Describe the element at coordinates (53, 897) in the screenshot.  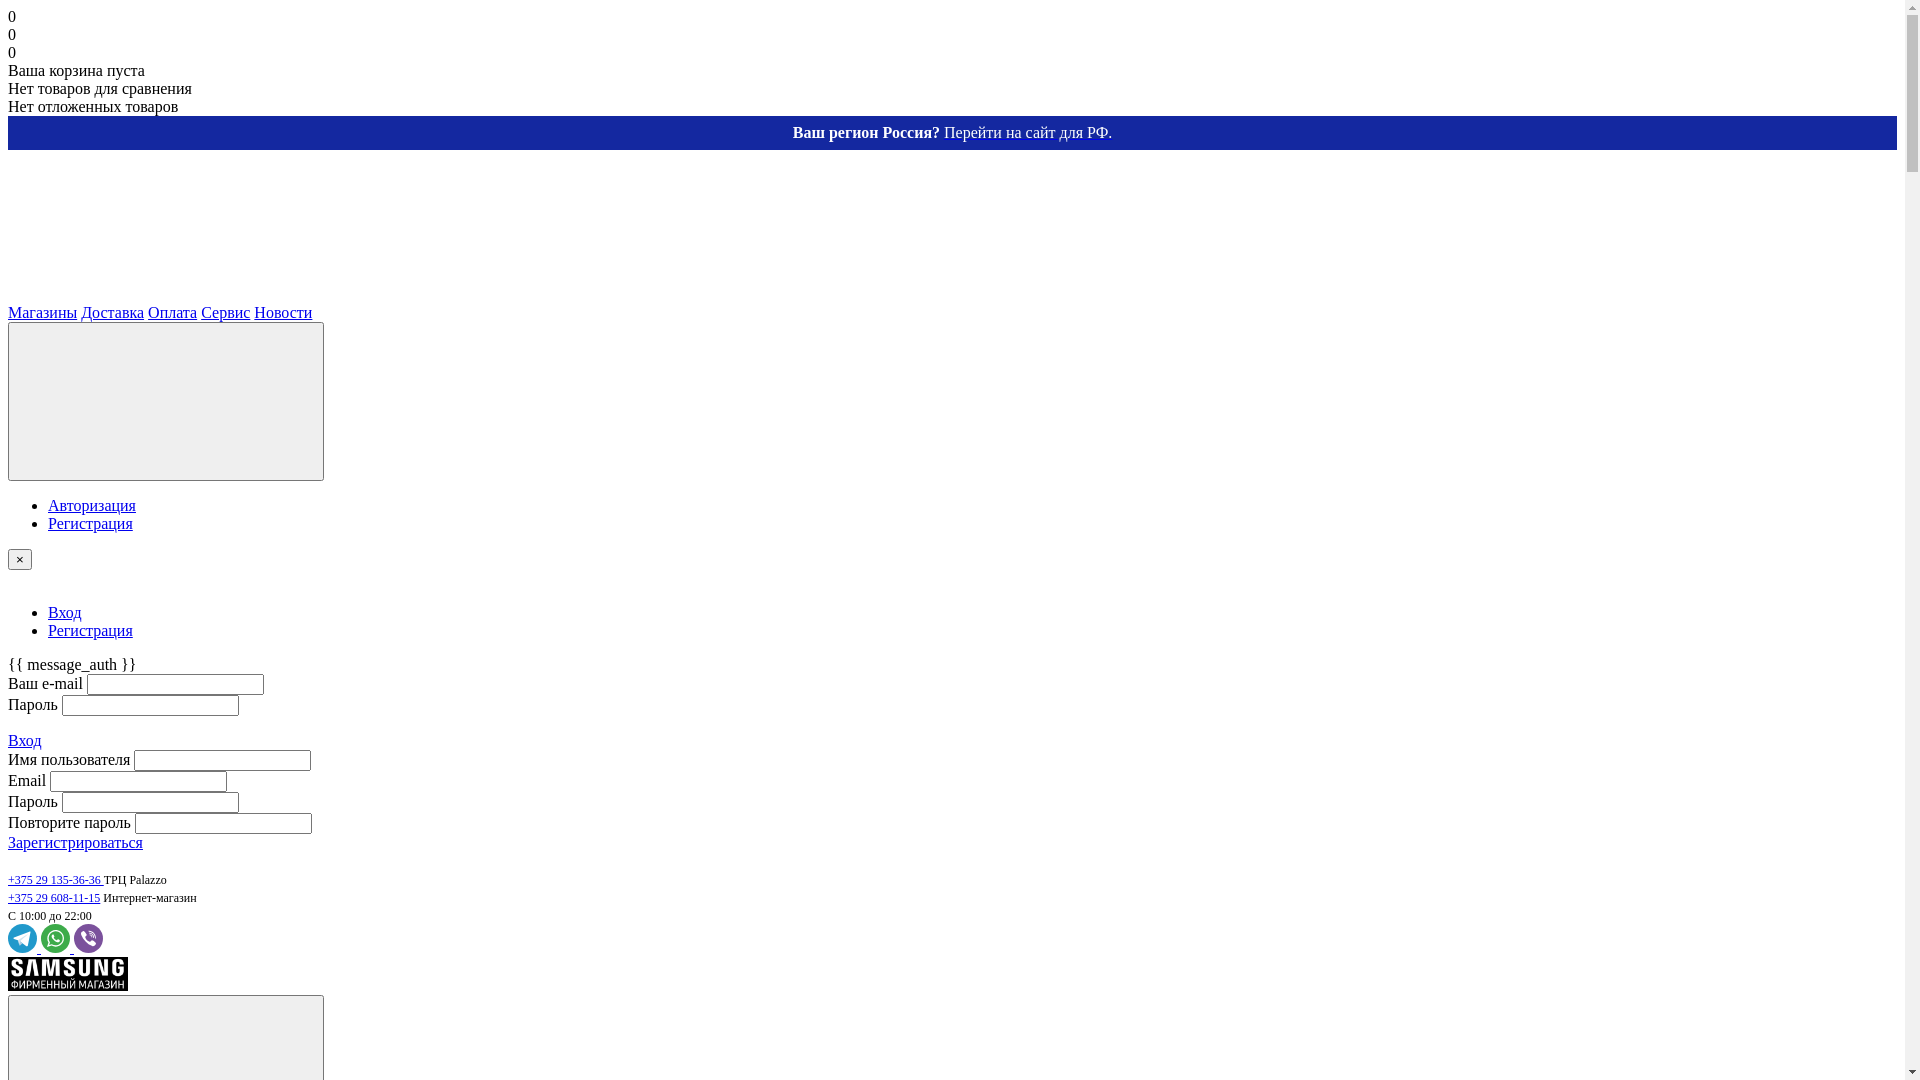
I see `'+375 29 608-11-15'` at that location.